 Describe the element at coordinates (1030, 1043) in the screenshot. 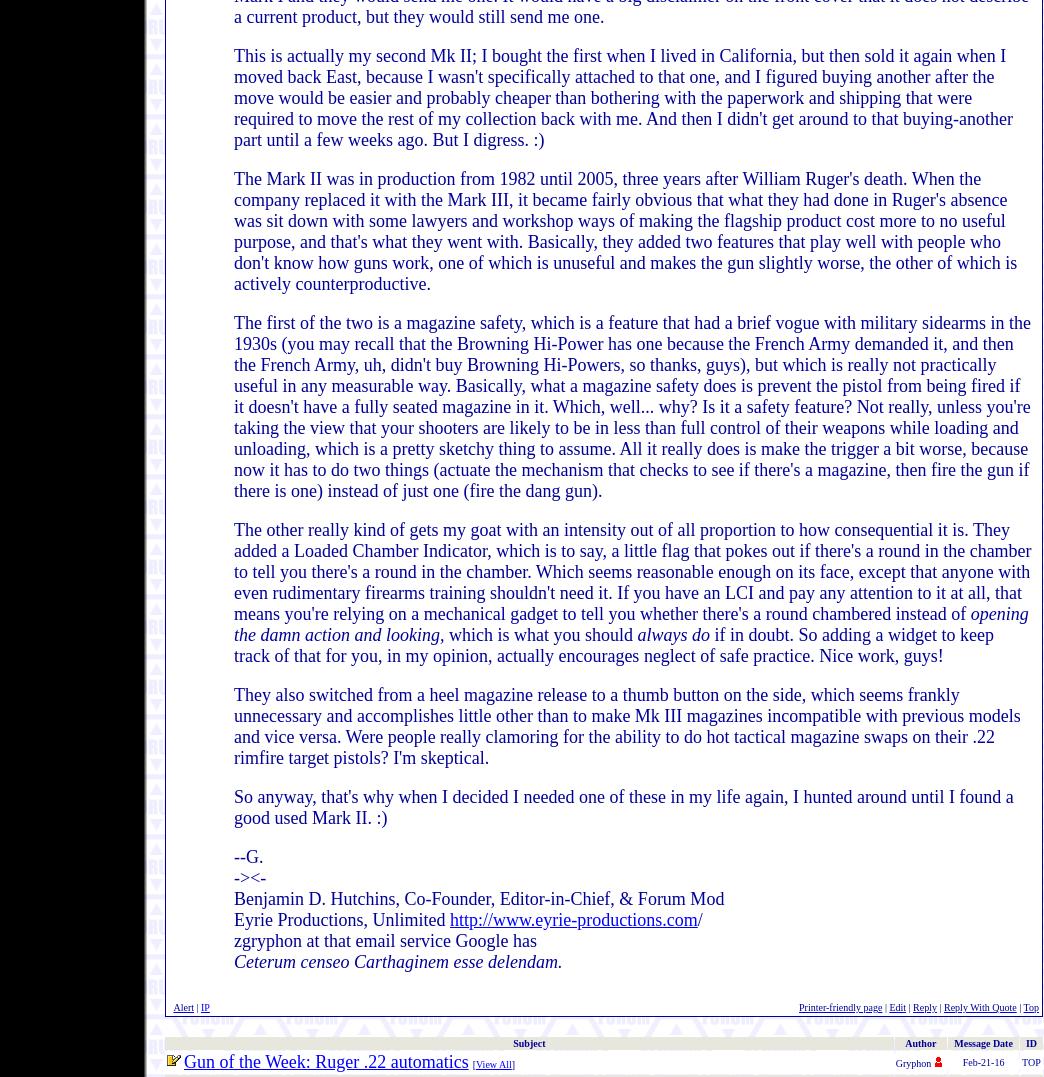

I see `'ID'` at that location.